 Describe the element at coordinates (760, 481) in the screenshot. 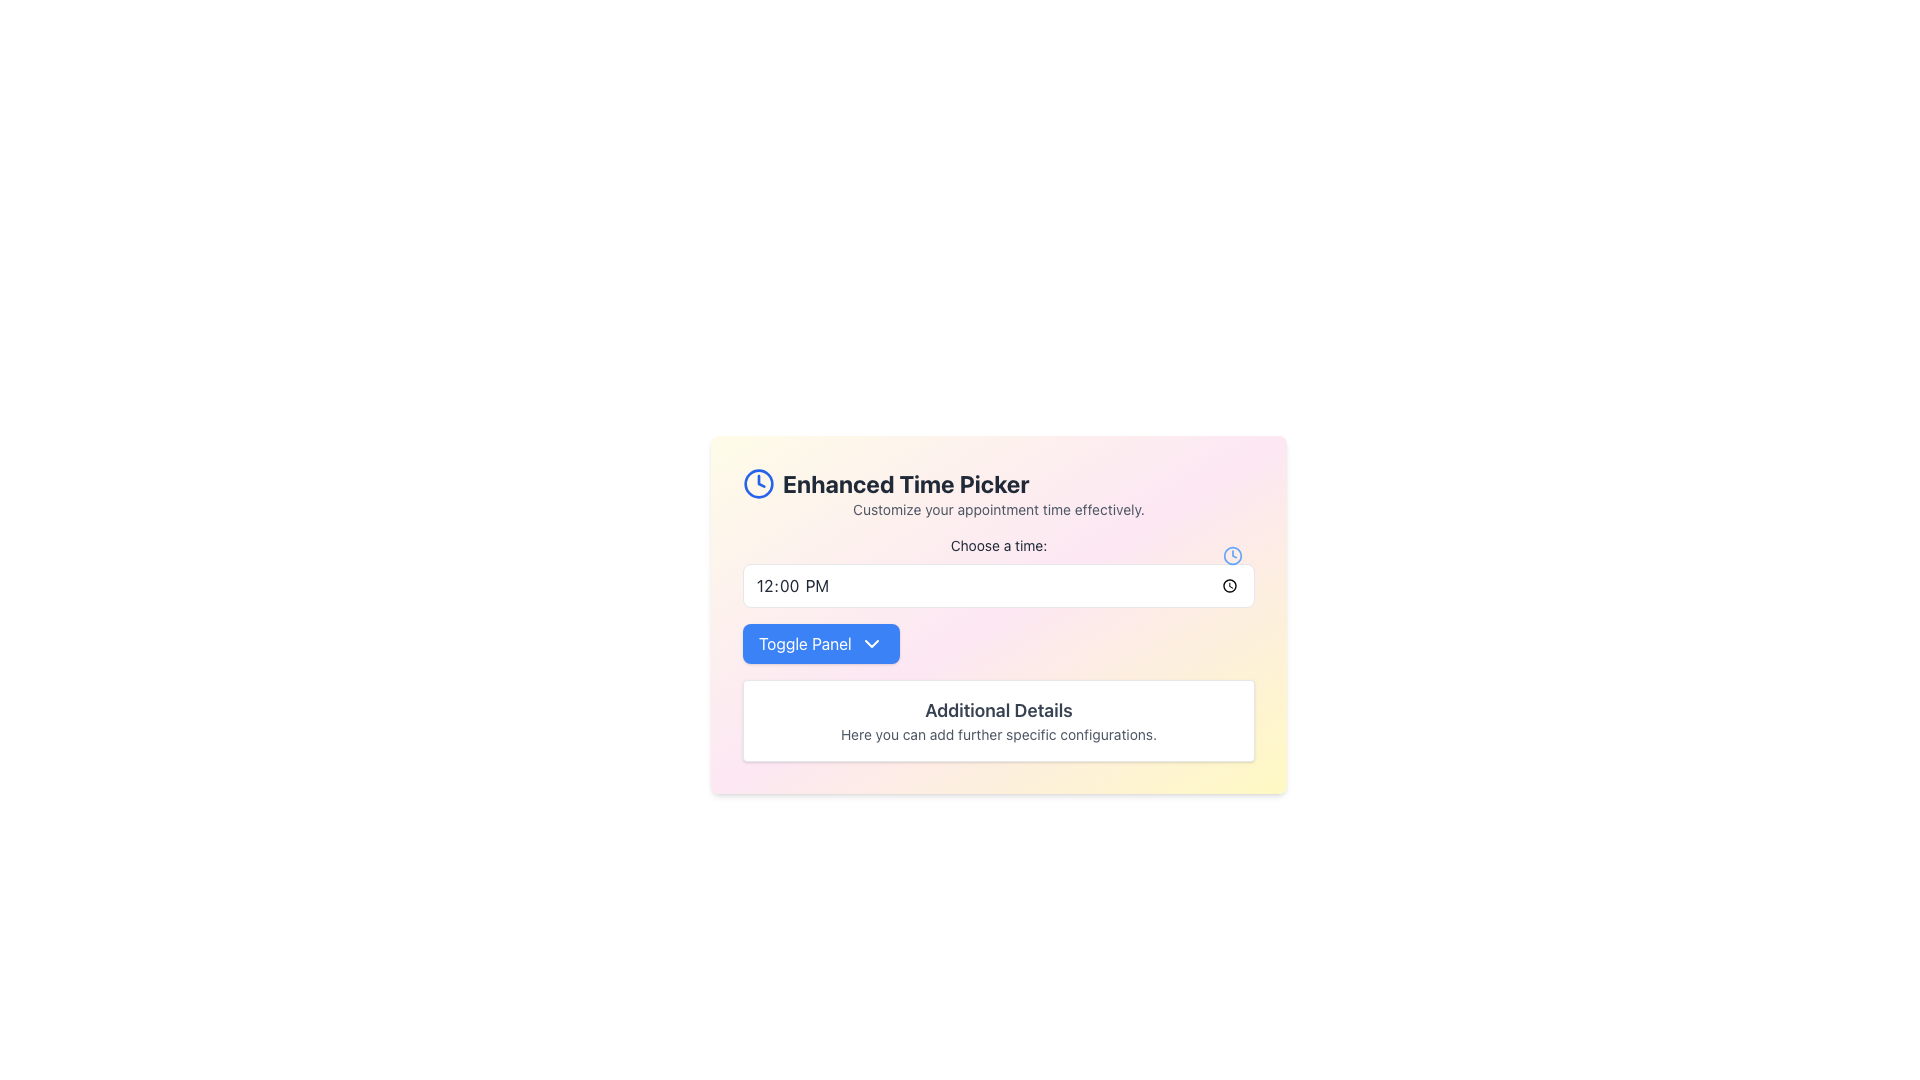

I see `the clock hand element of the clock icon located in the header of the card interface, which is positioned to the left of the text 'Enhanced Time Picker'` at that location.